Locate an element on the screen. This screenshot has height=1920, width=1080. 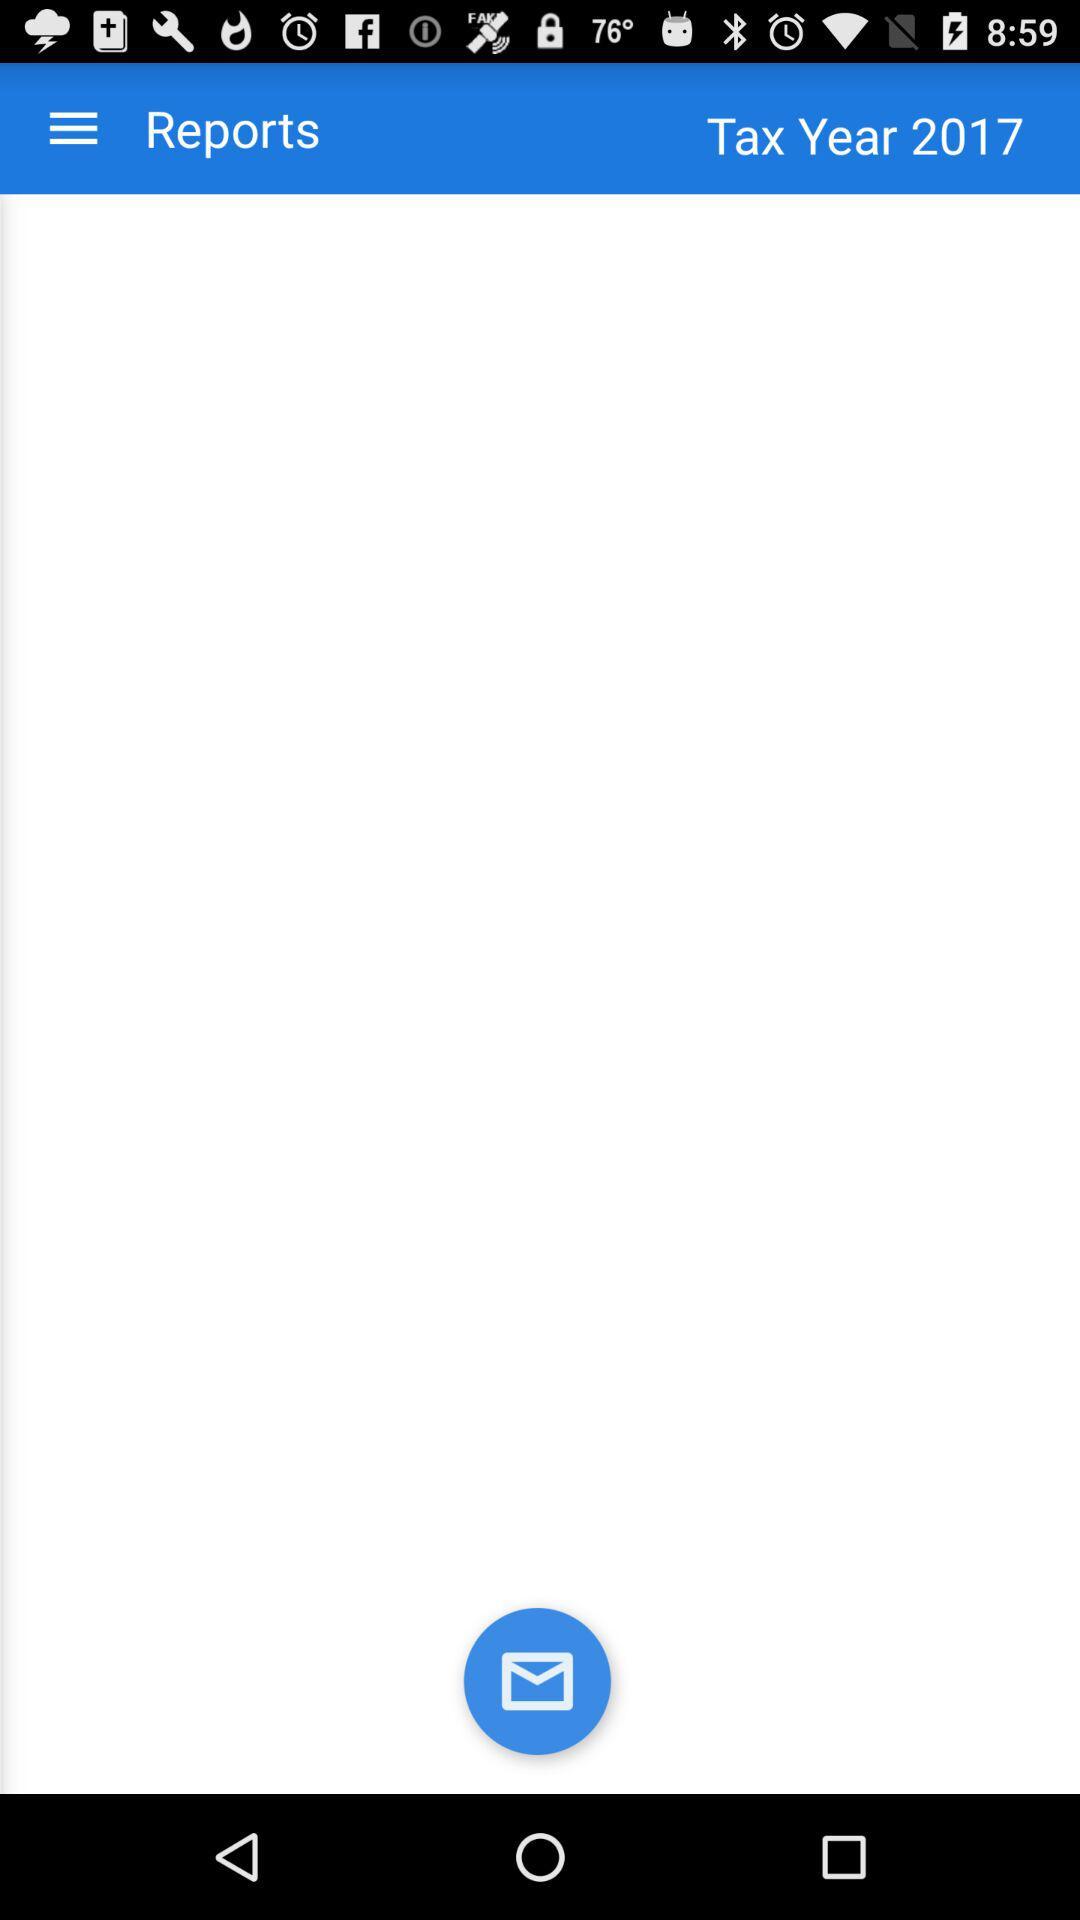
this gives the more options is located at coordinates (72, 127).